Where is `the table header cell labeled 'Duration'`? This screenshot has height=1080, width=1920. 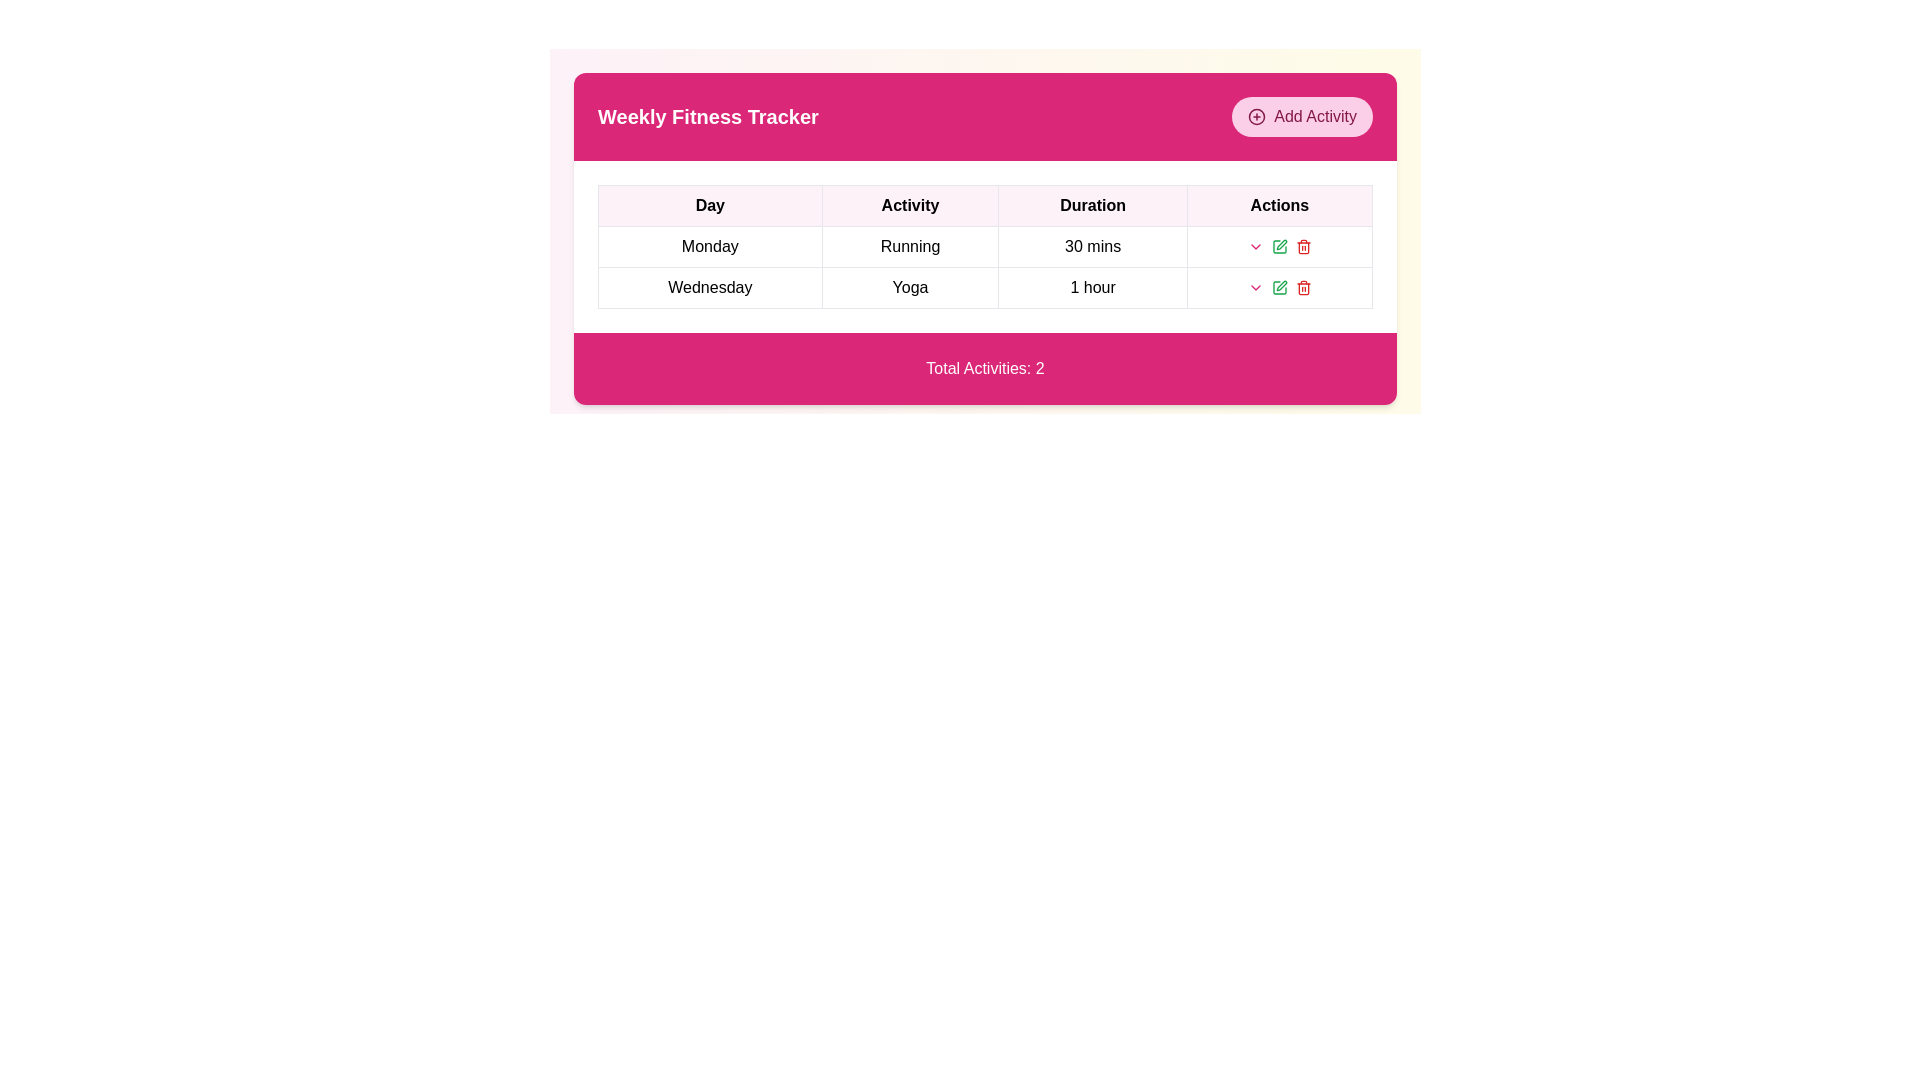 the table header cell labeled 'Duration' is located at coordinates (1092, 205).